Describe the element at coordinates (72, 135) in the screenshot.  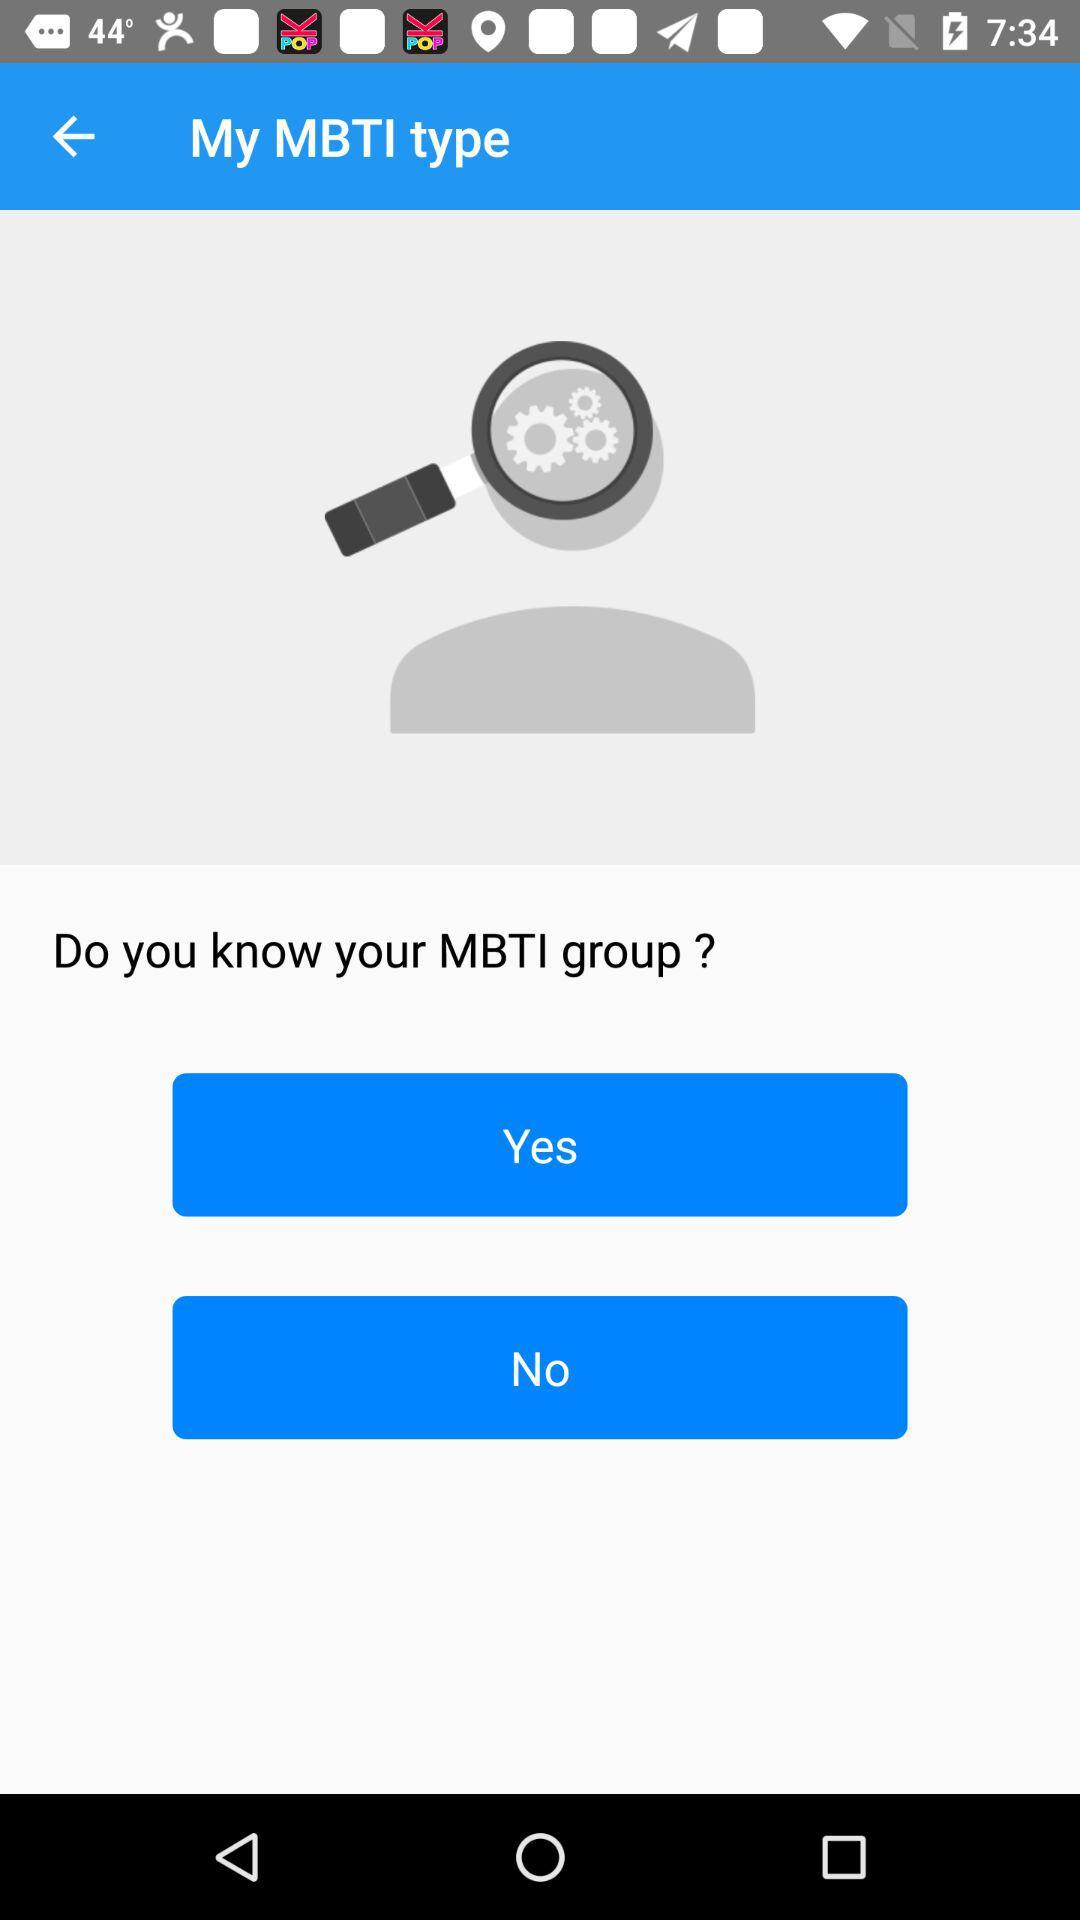
I see `the item to the left of my mbti type item` at that location.